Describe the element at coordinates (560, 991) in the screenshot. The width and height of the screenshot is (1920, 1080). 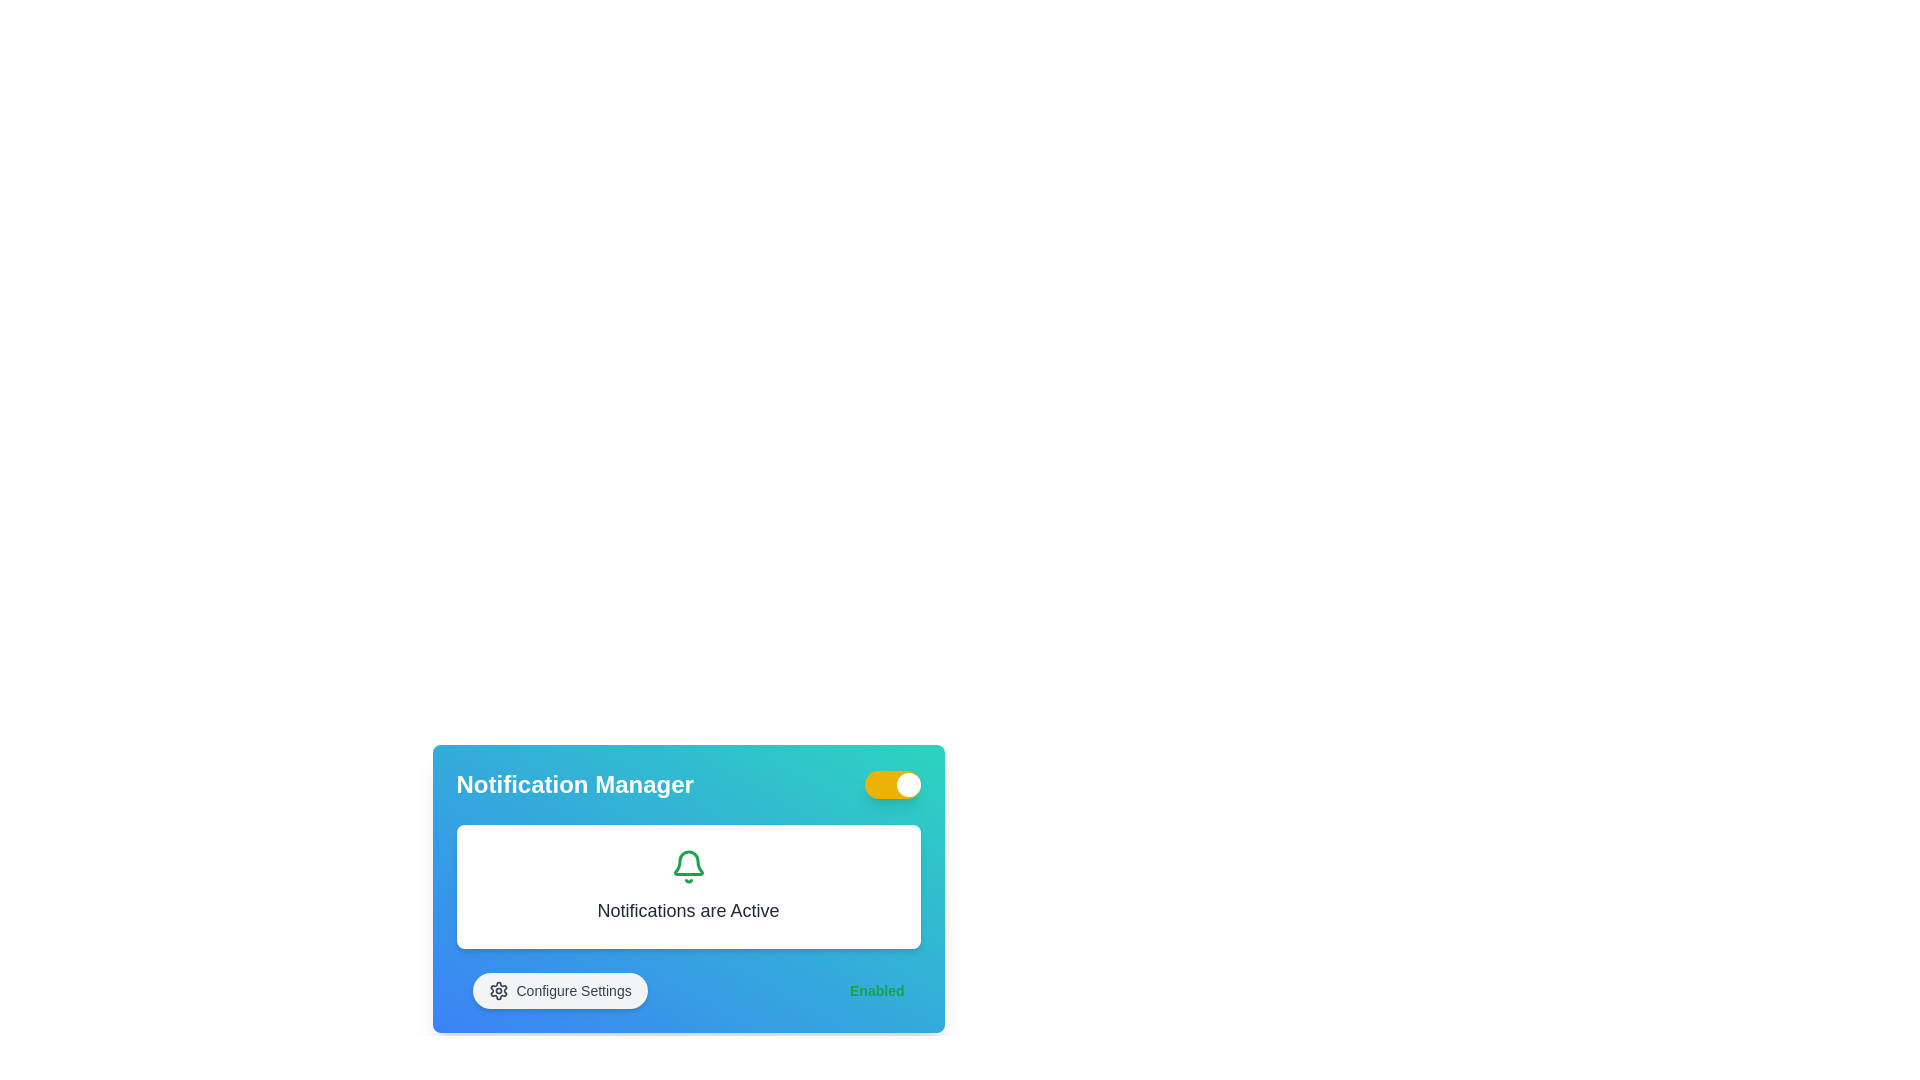
I see `the 'Configure Settings' button, which has a light gray background and a gear icon, to observe its hover effects` at that location.